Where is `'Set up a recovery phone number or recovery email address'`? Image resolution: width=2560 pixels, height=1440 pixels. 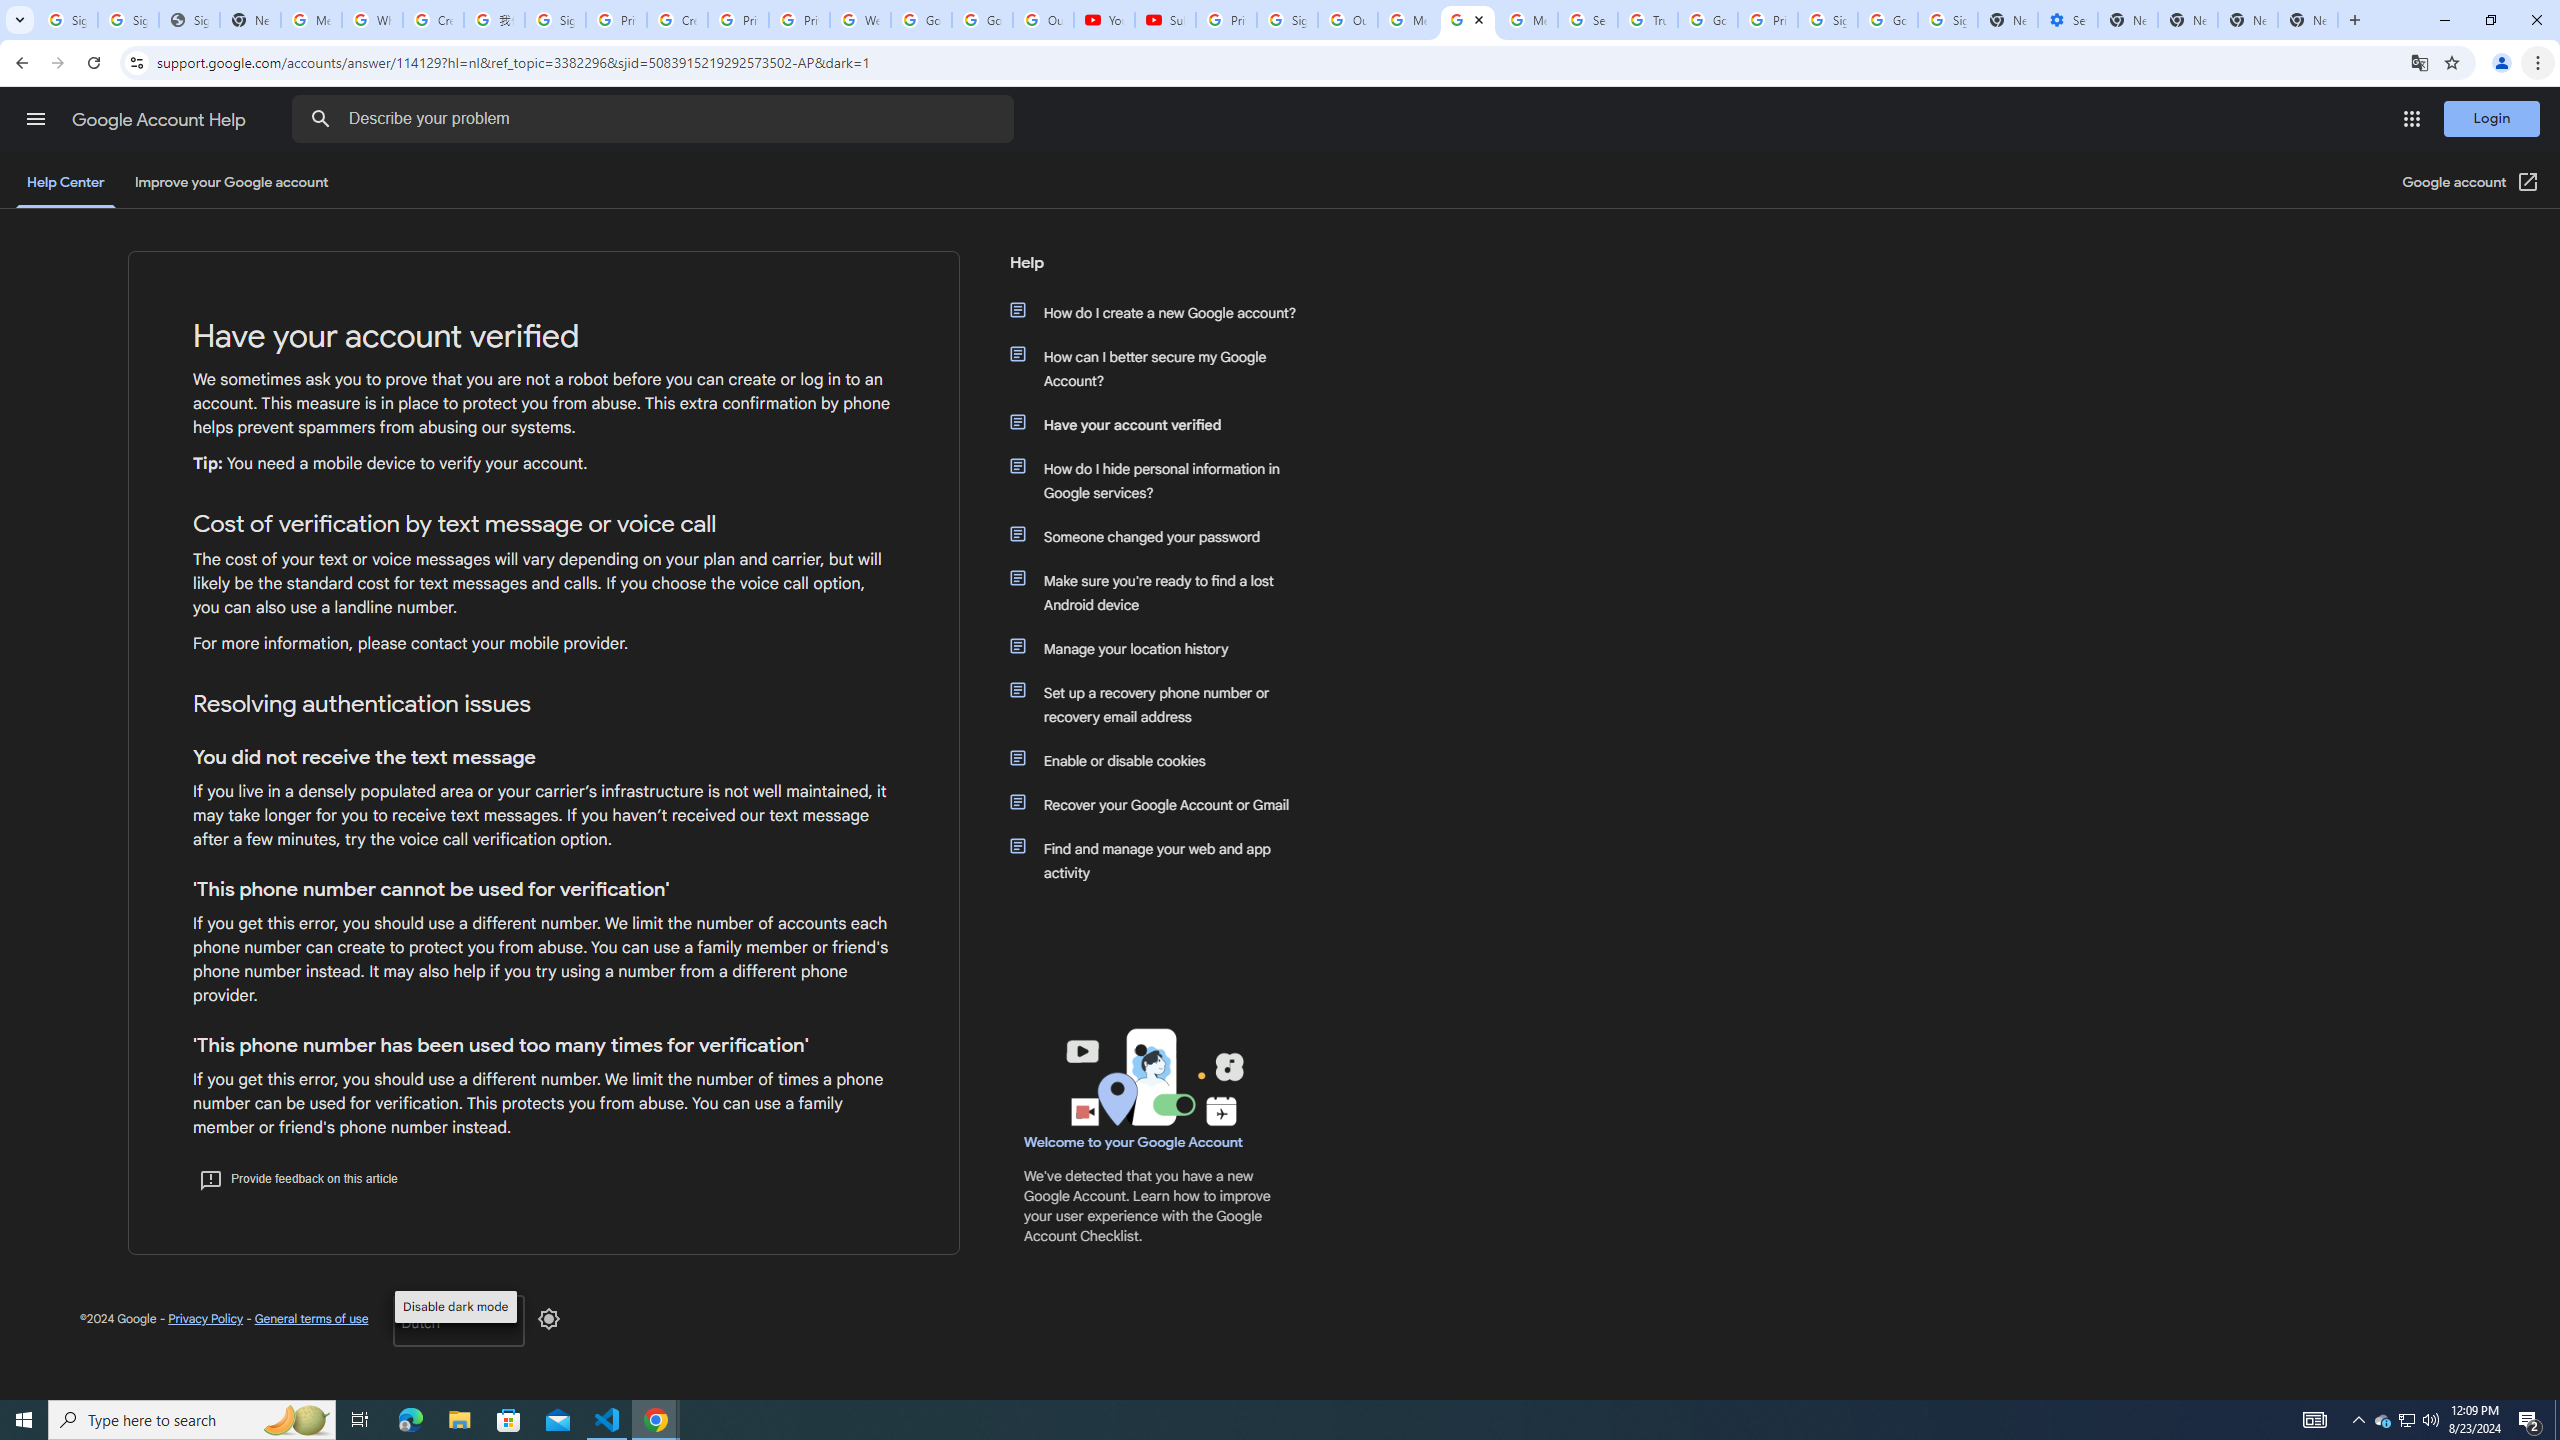
'Set up a recovery phone number or recovery email address' is located at coordinates (1162, 704).